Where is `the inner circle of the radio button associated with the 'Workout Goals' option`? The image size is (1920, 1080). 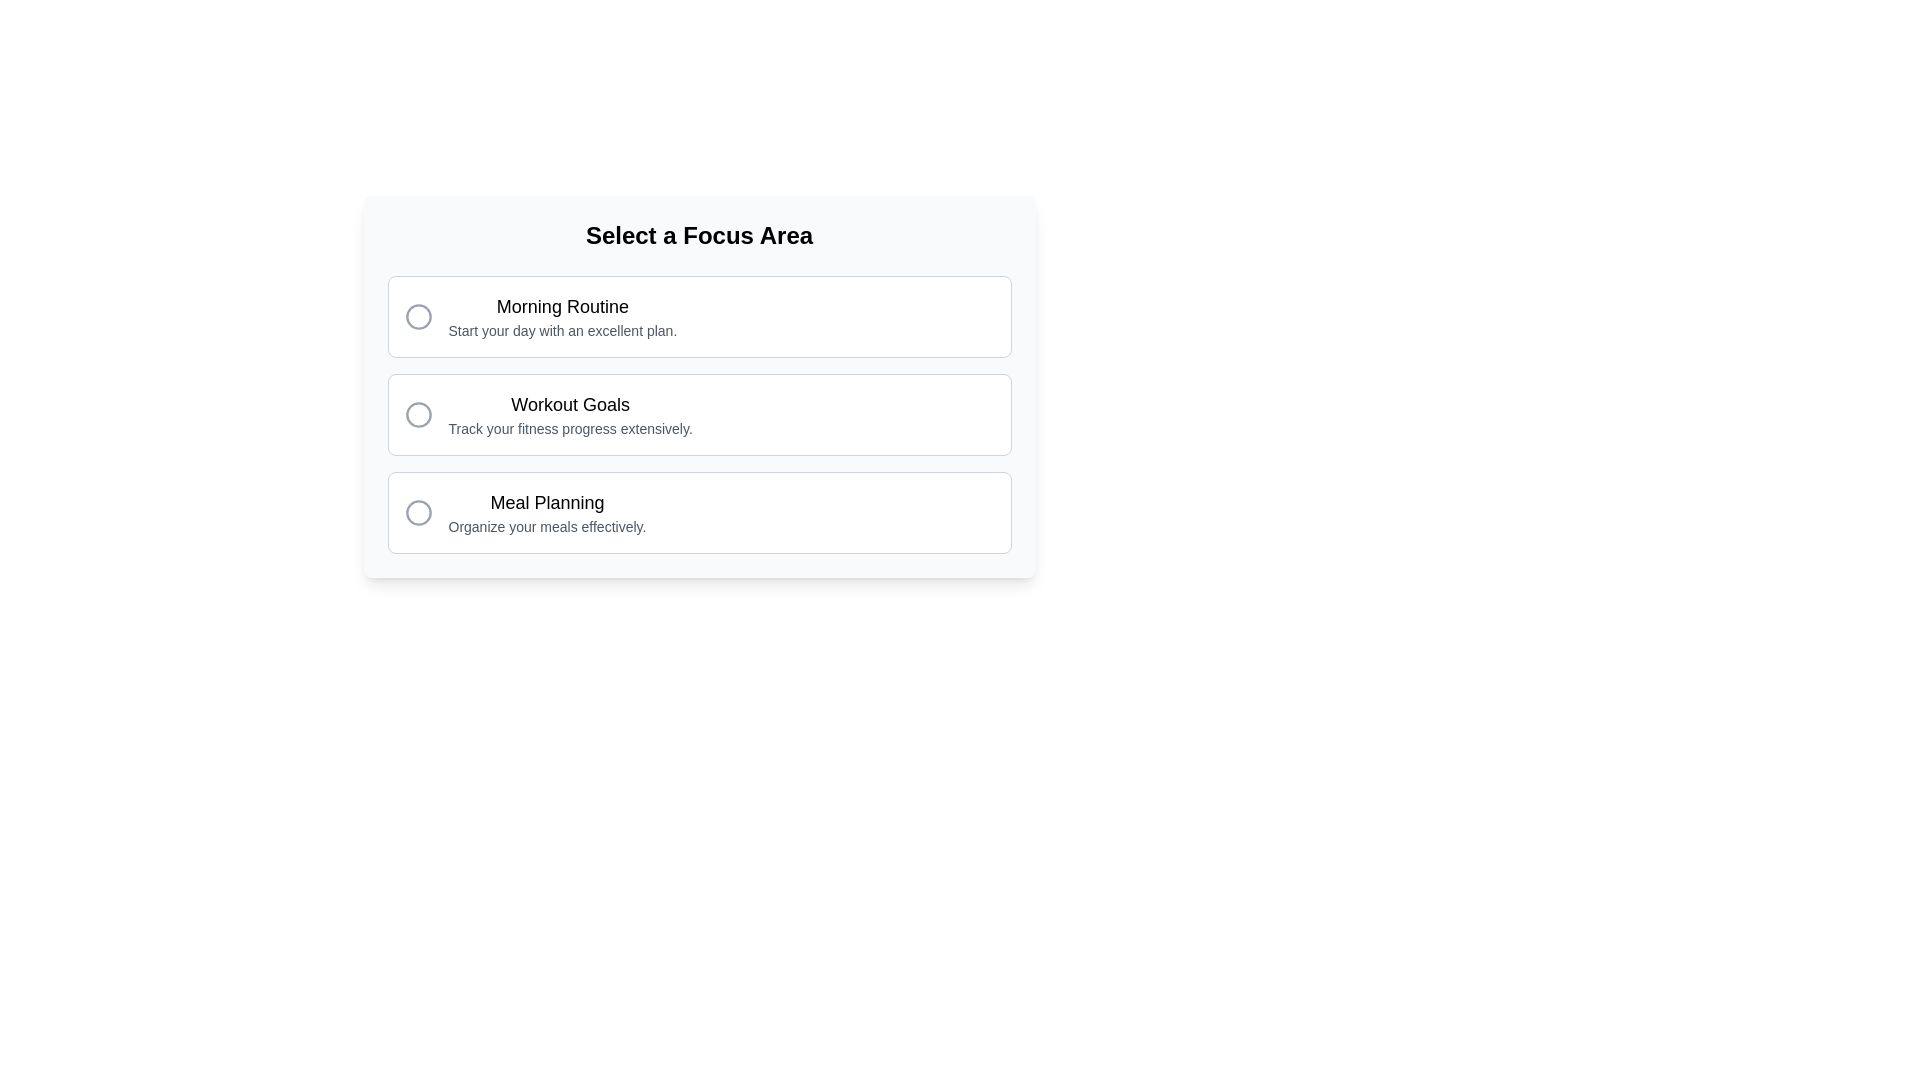 the inner circle of the radio button associated with the 'Workout Goals' option is located at coordinates (417, 414).